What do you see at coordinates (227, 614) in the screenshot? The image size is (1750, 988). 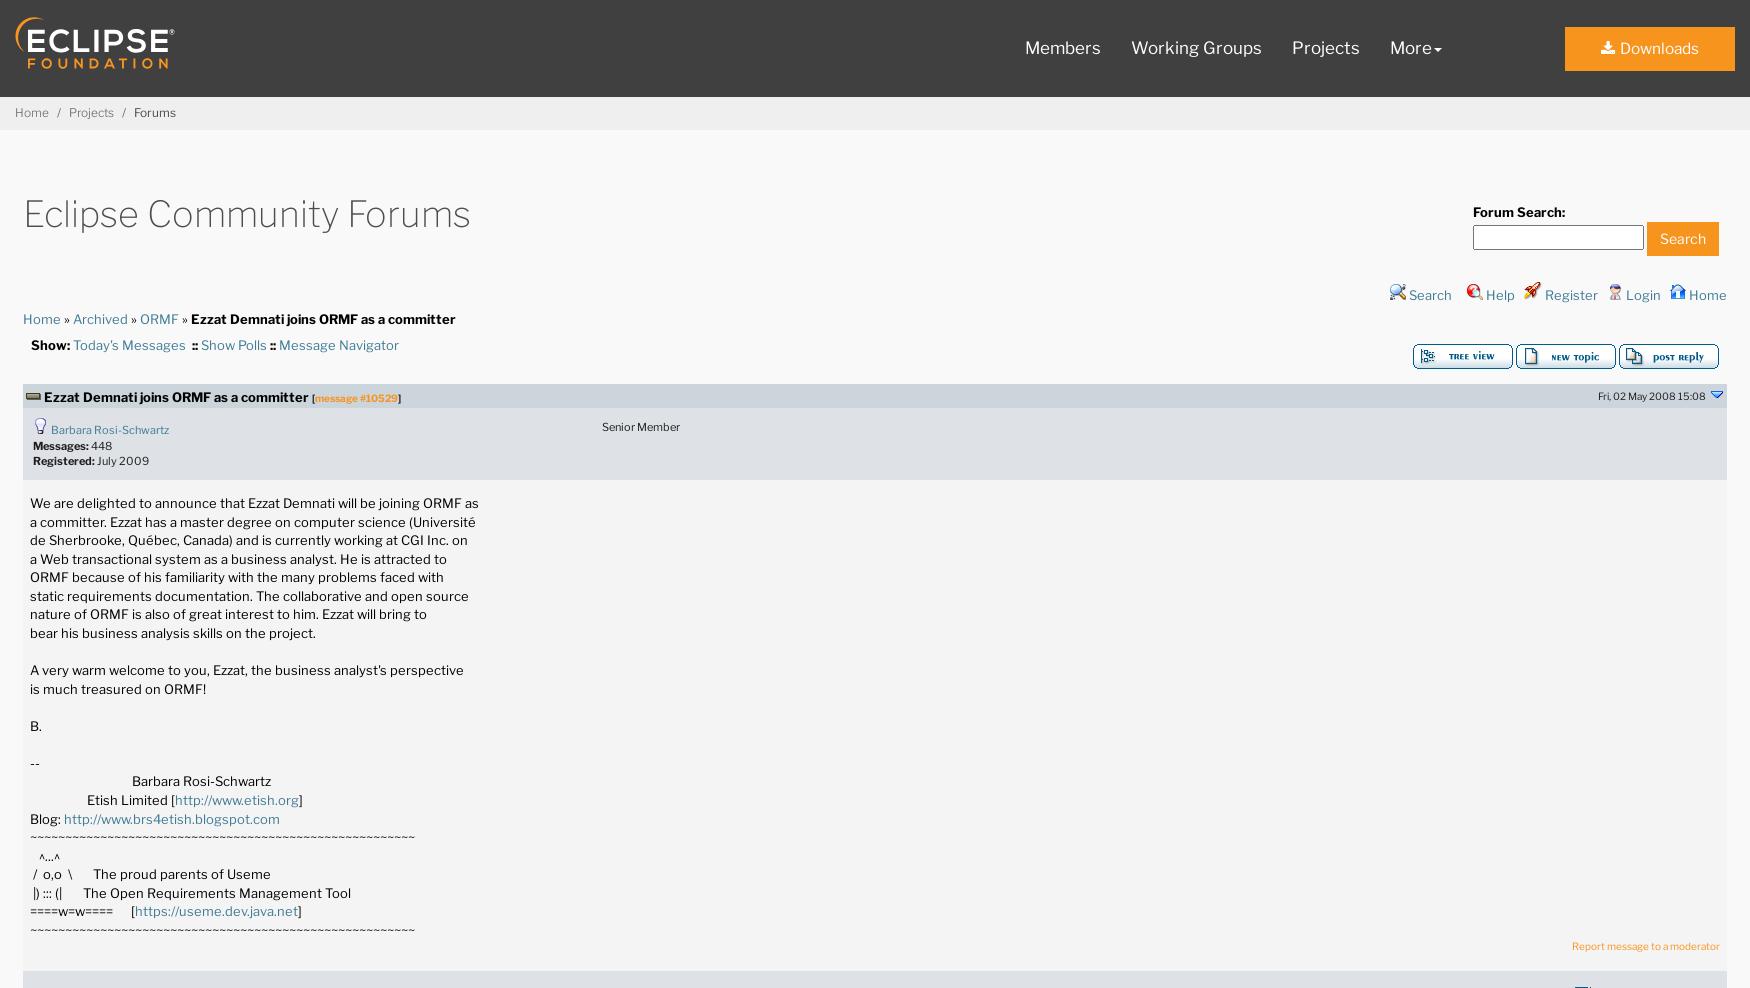 I see `'nature of ORMF is also of great interest to him. Ezzat will bring to'` at bounding box center [227, 614].